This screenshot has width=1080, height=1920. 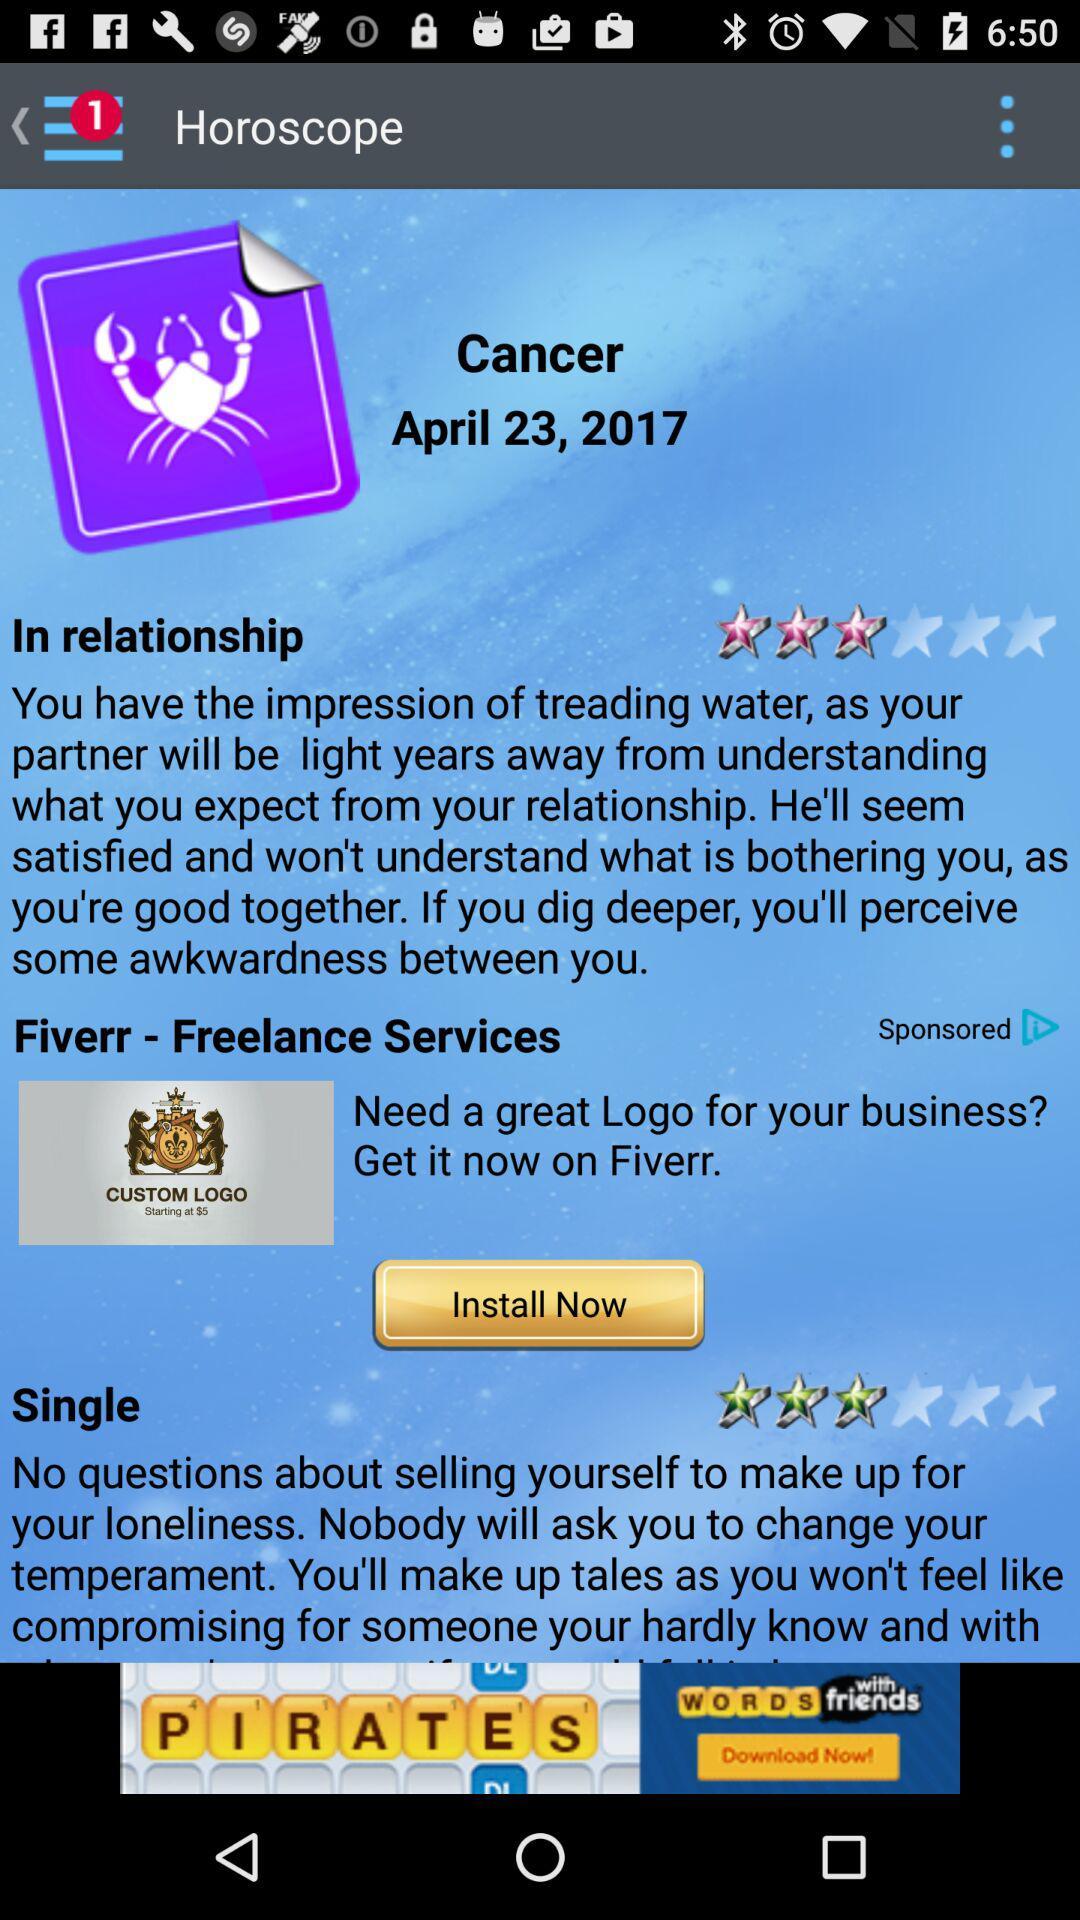 What do you see at coordinates (175, 1162) in the screenshot?
I see `logo opption` at bounding box center [175, 1162].